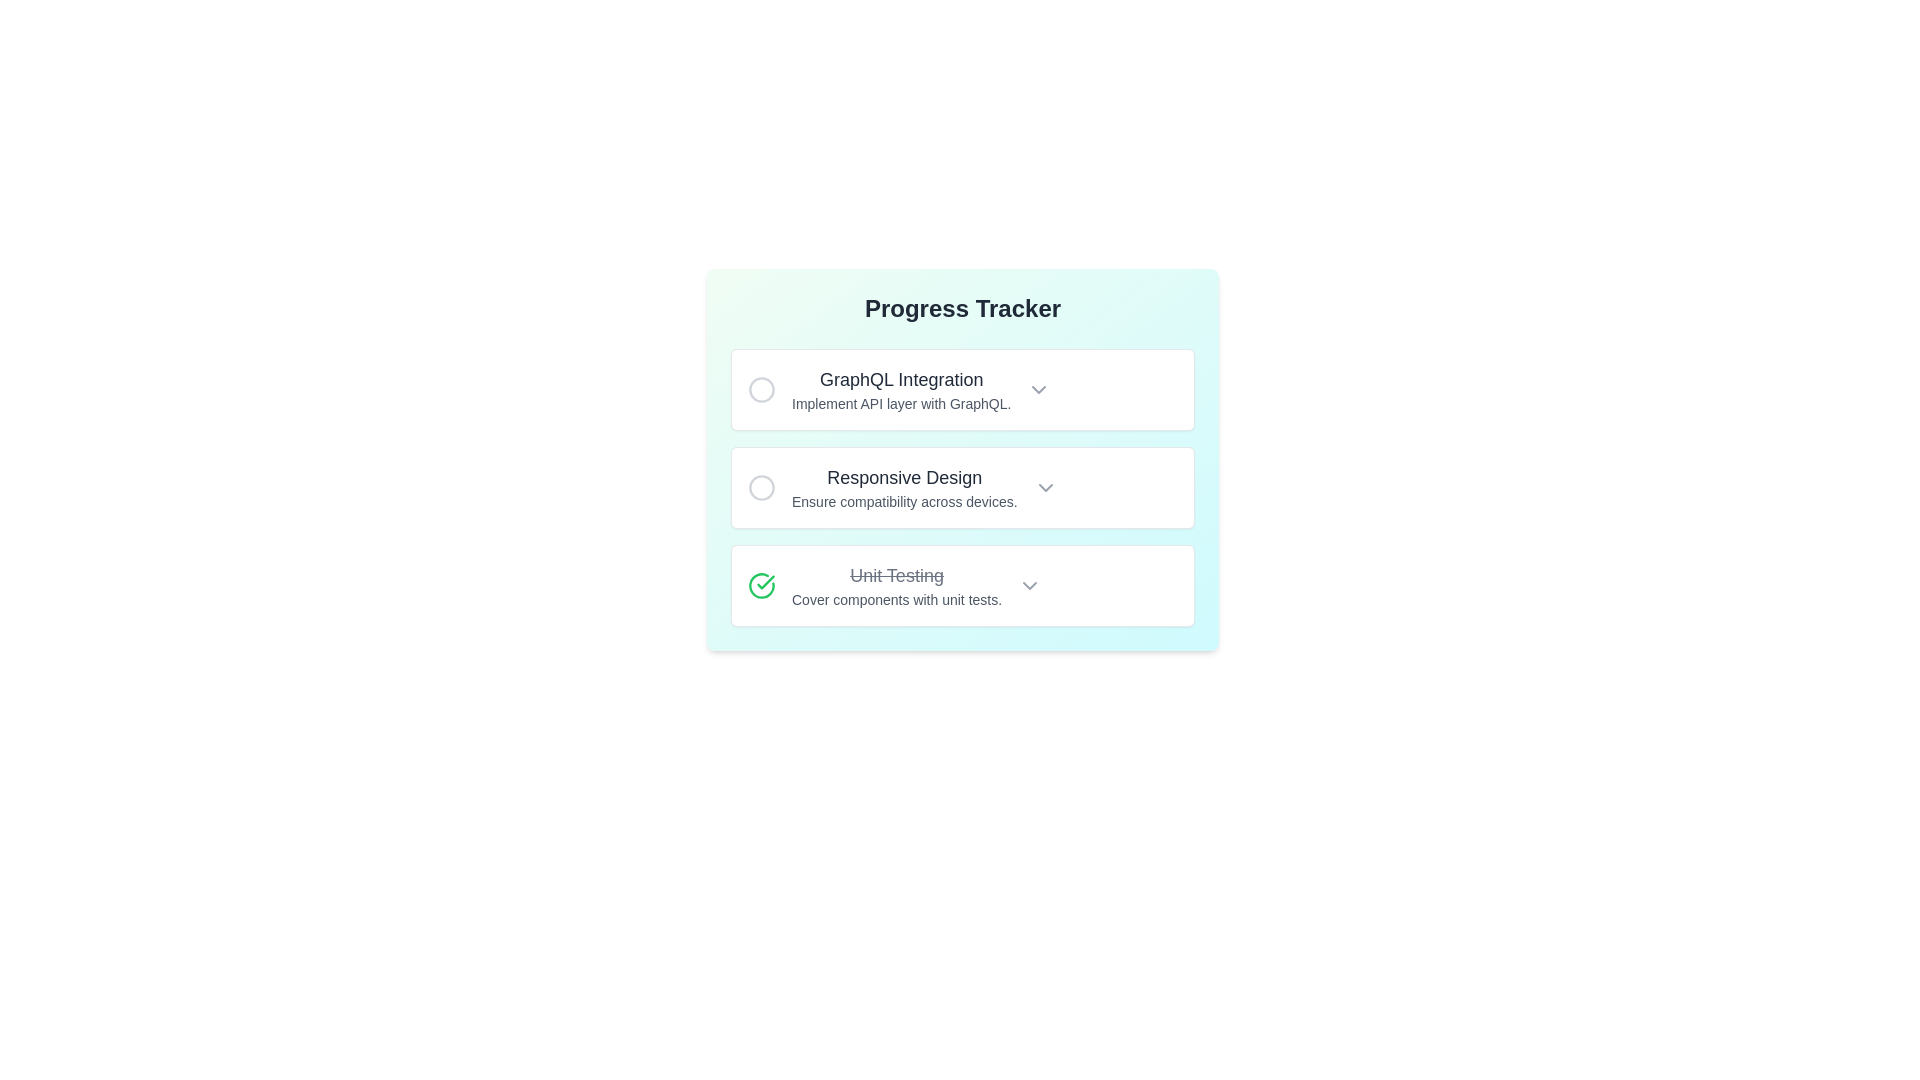  I want to click on the 'GraphQL Integration' text label element, which is the first item in a vertical list under the 'Progress Tracker' title, so click(900, 389).